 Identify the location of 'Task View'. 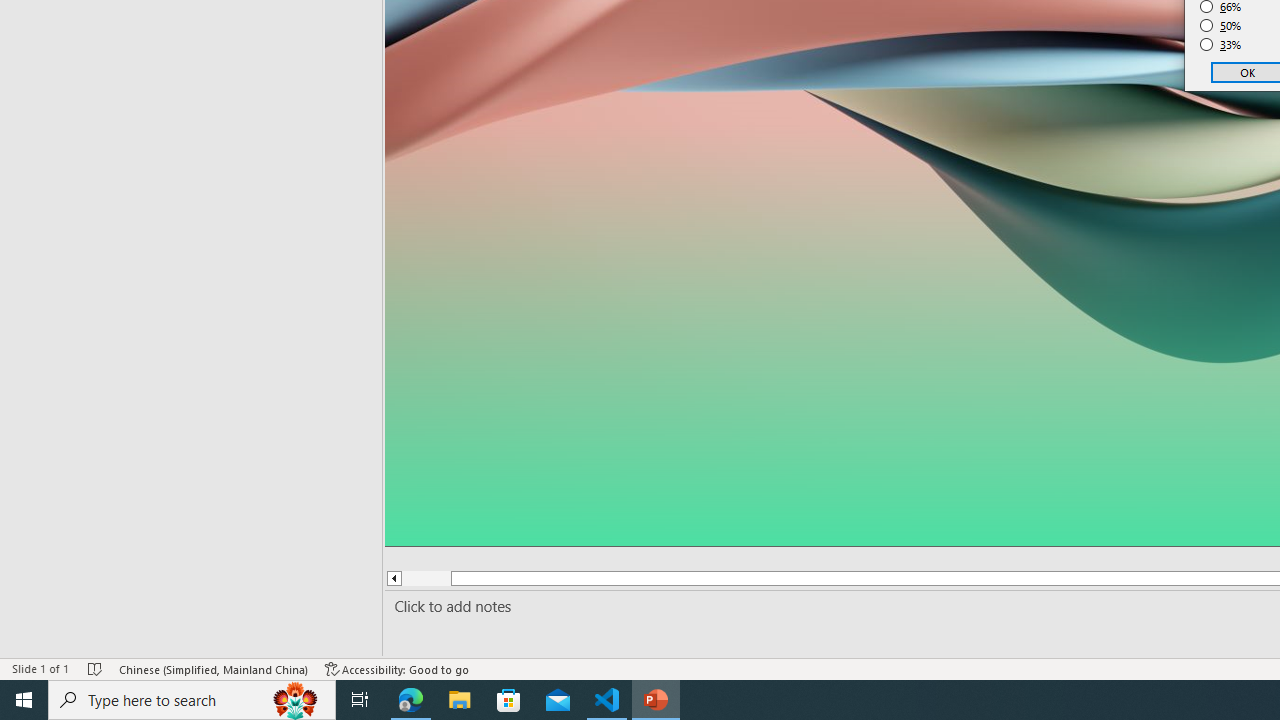
(359, 698).